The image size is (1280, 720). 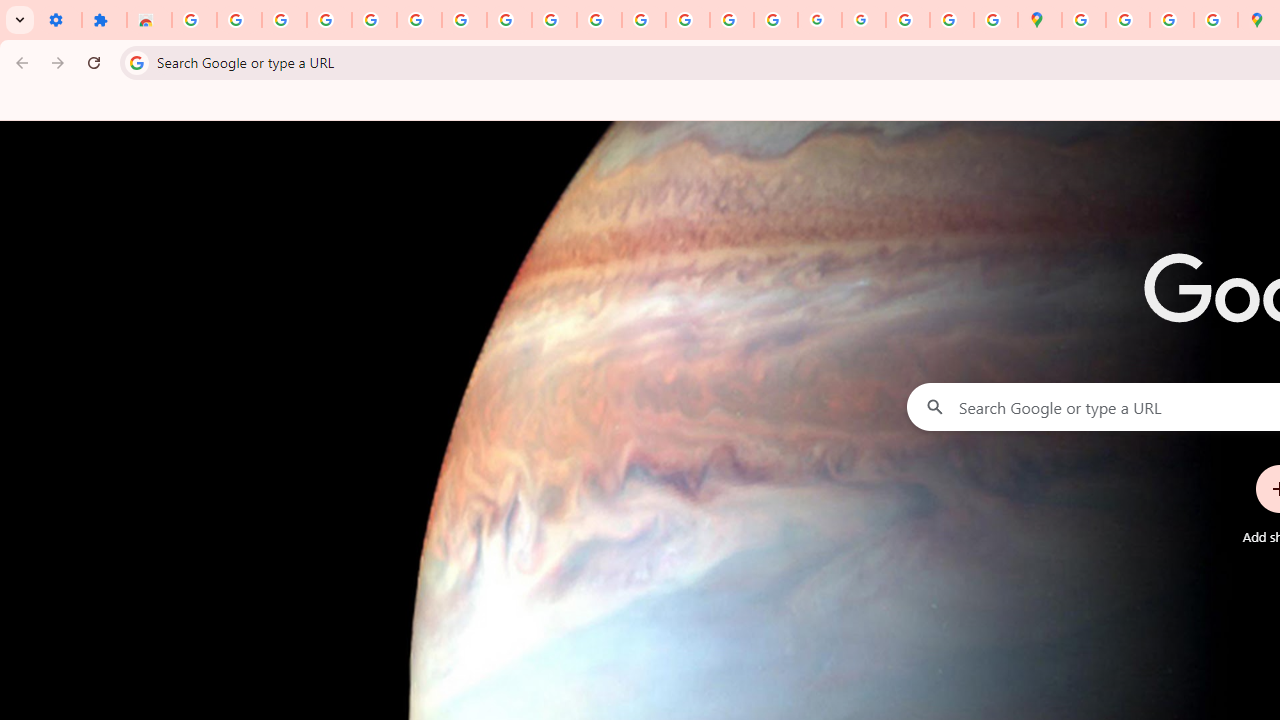 I want to click on 'Delete photos & videos - Computer - Google Photos Help', so click(x=283, y=20).